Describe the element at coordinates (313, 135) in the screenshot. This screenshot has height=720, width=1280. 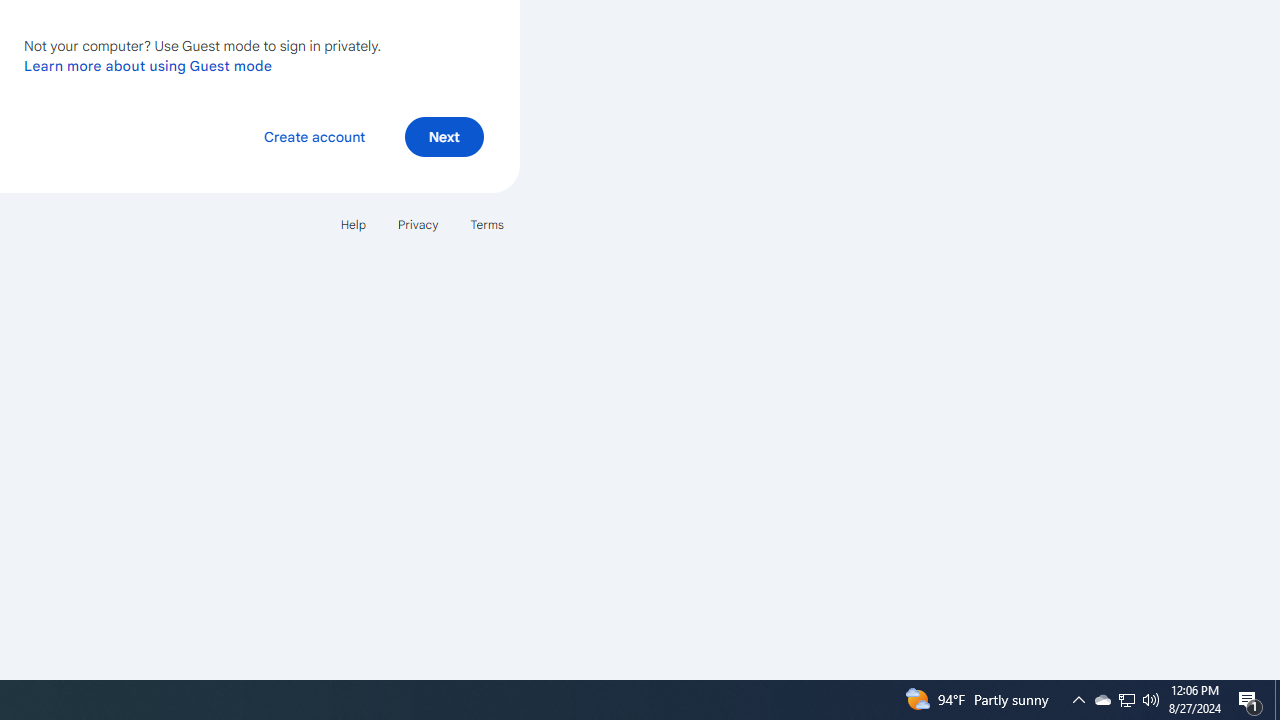
I see `'Create account'` at that location.